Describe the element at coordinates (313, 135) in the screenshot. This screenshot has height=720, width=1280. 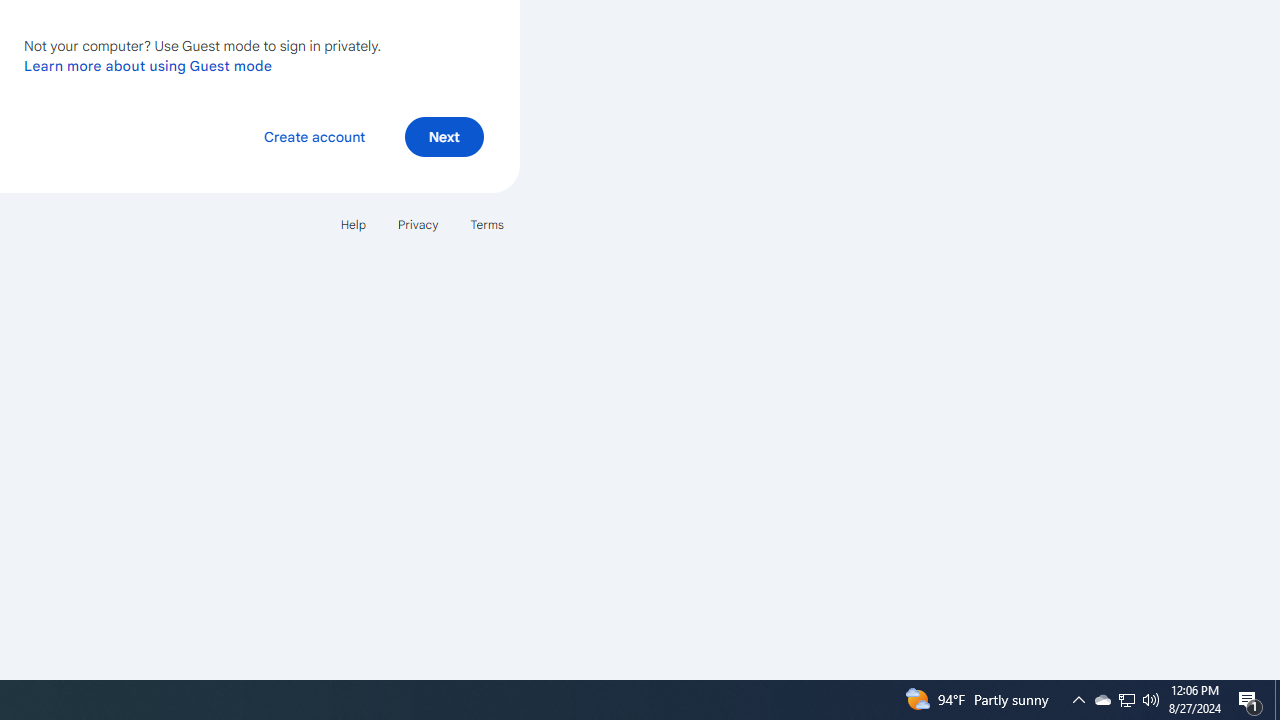
I see `'Create account'` at that location.